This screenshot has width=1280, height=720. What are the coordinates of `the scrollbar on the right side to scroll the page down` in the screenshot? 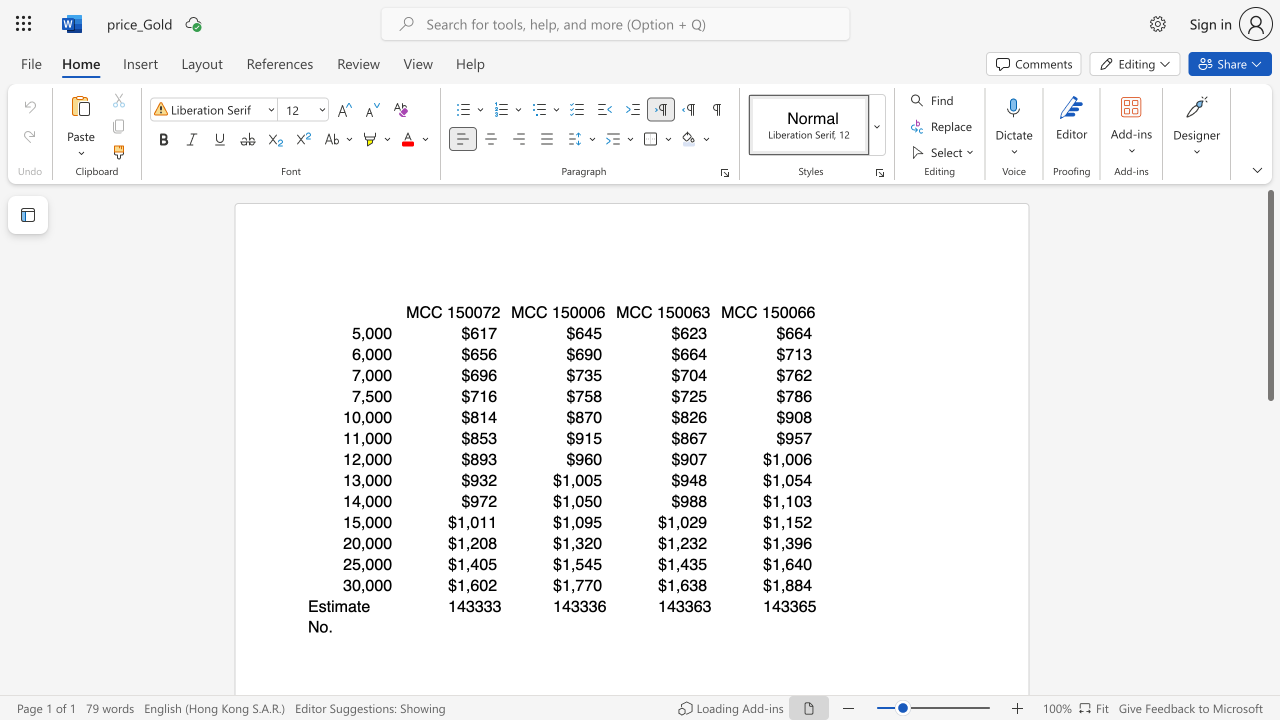 It's located at (1269, 580).